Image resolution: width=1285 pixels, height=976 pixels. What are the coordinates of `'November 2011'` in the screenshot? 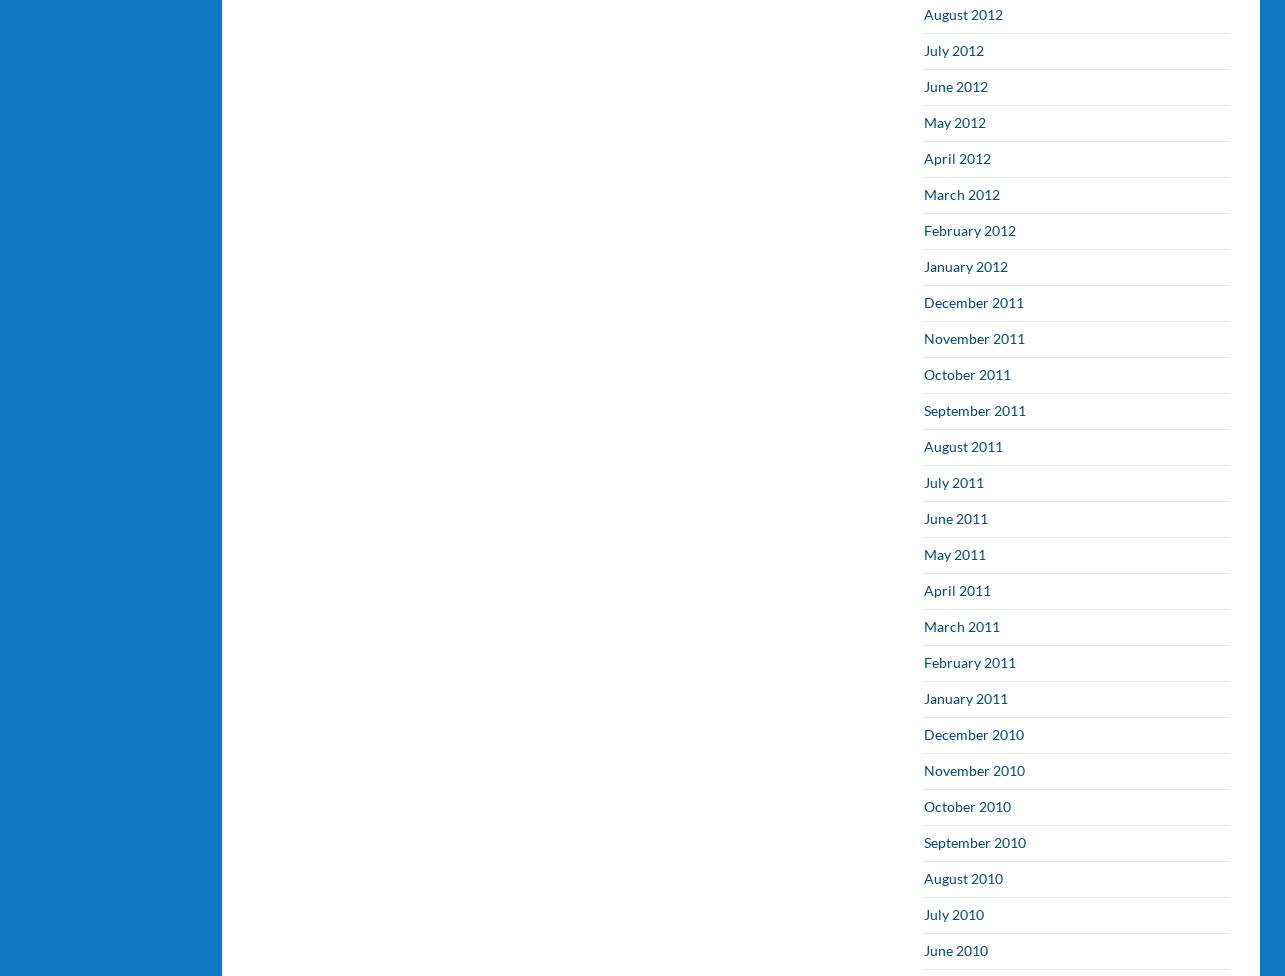 It's located at (924, 338).